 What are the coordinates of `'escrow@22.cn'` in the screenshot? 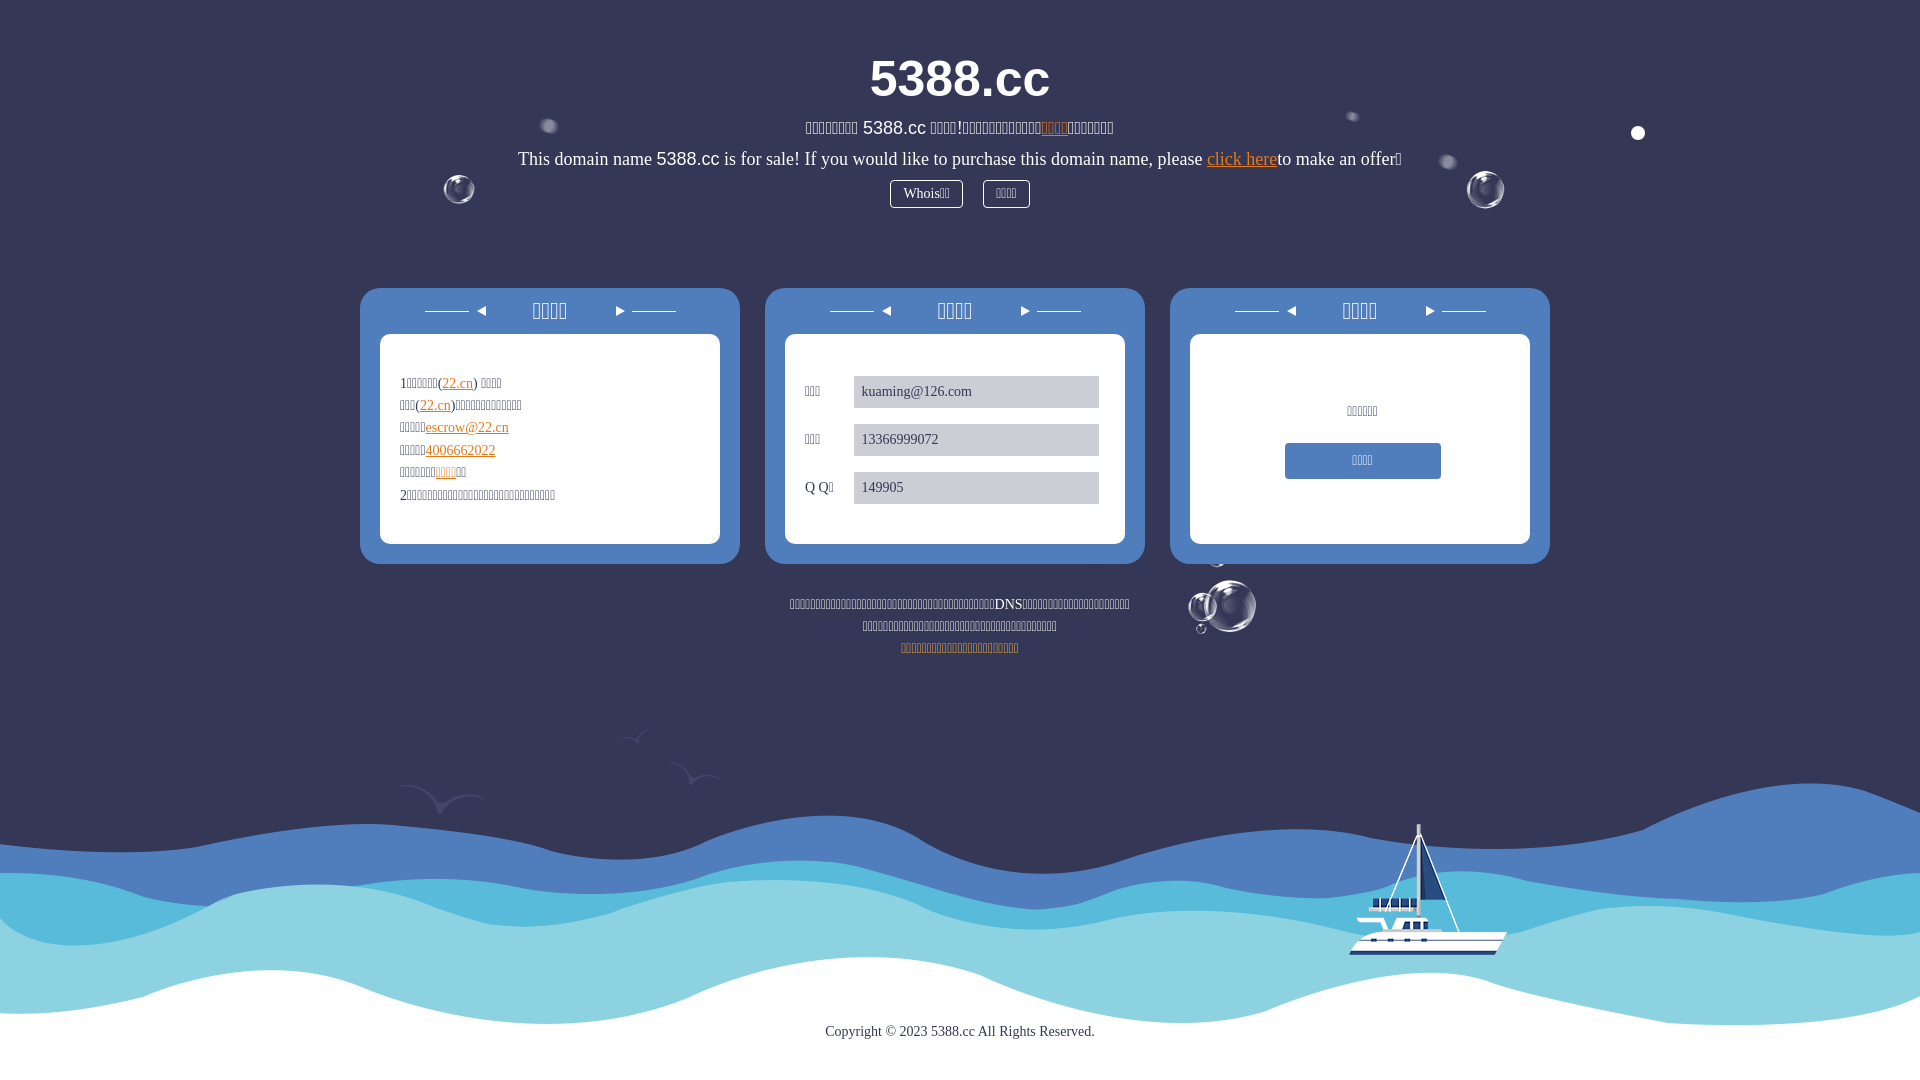 It's located at (466, 426).